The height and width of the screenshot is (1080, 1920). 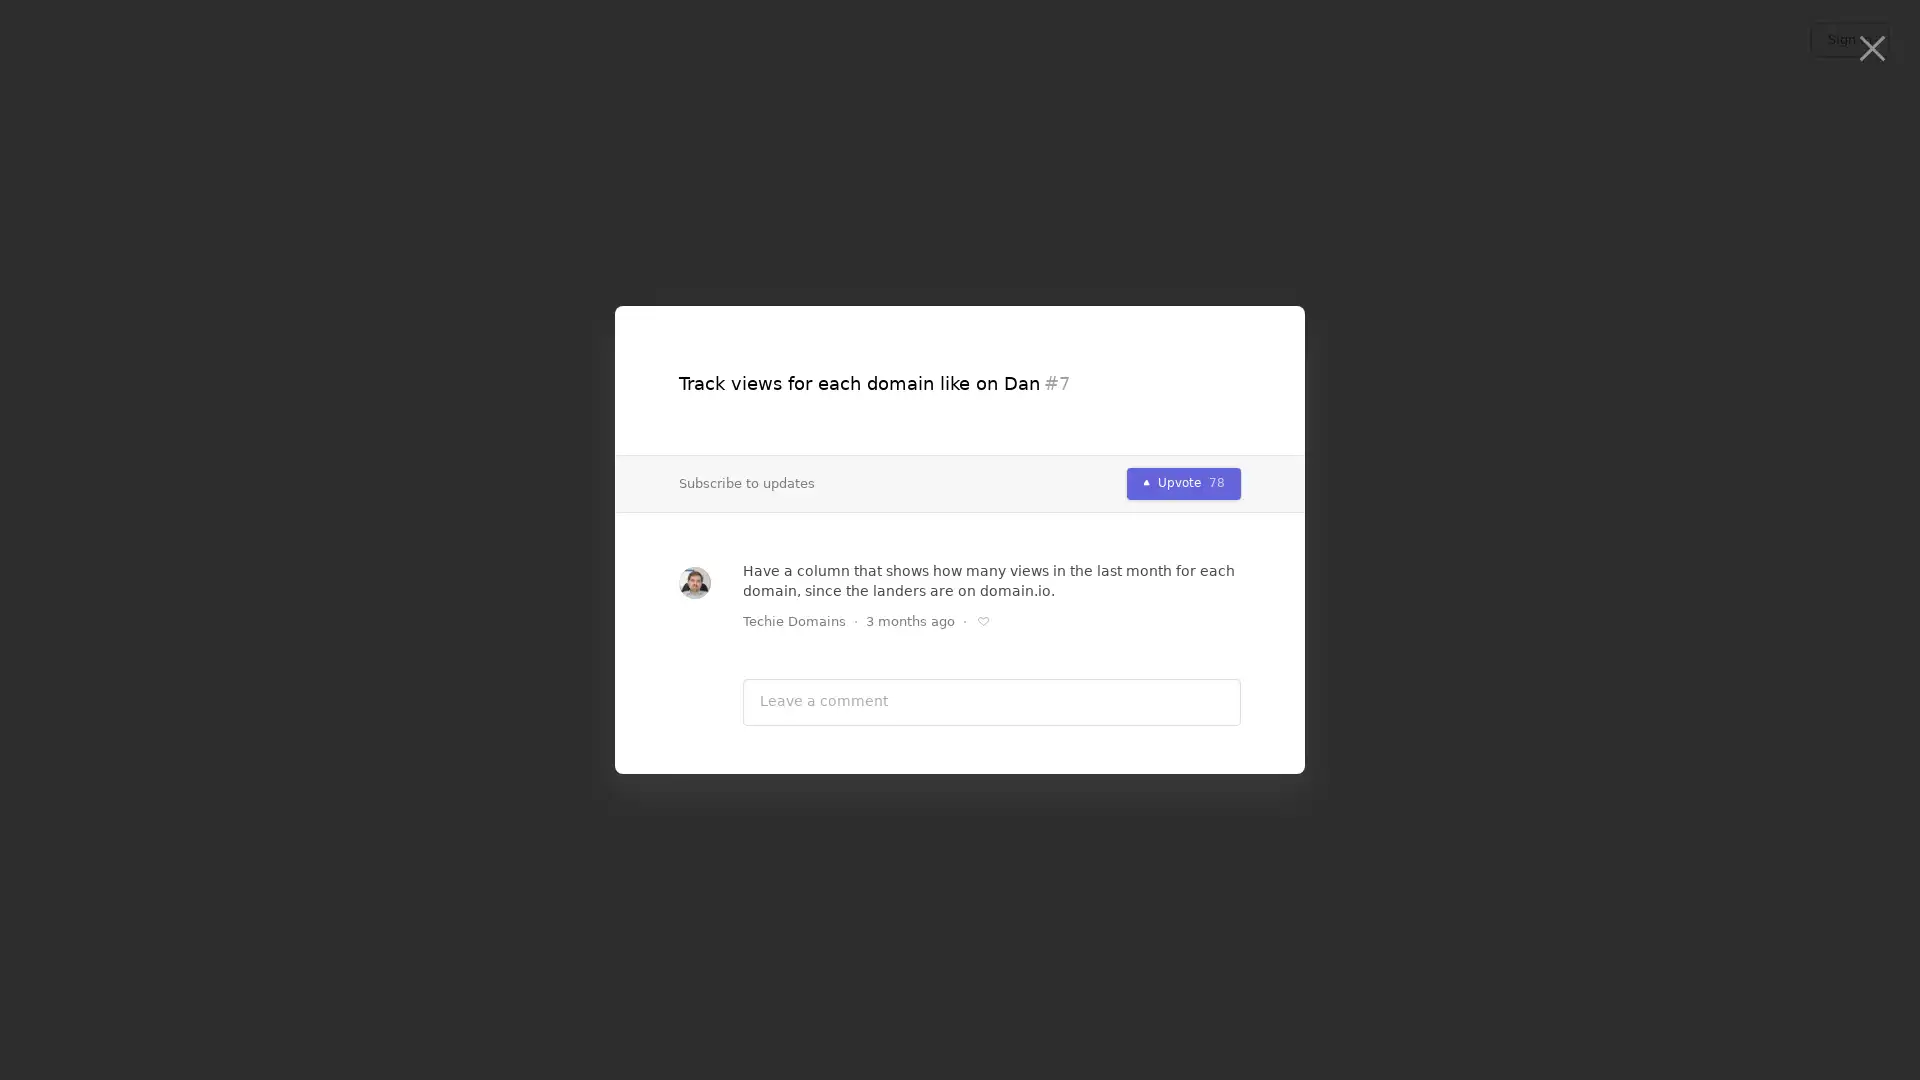 I want to click on Upvote 78, so click(x=1184, y=482).